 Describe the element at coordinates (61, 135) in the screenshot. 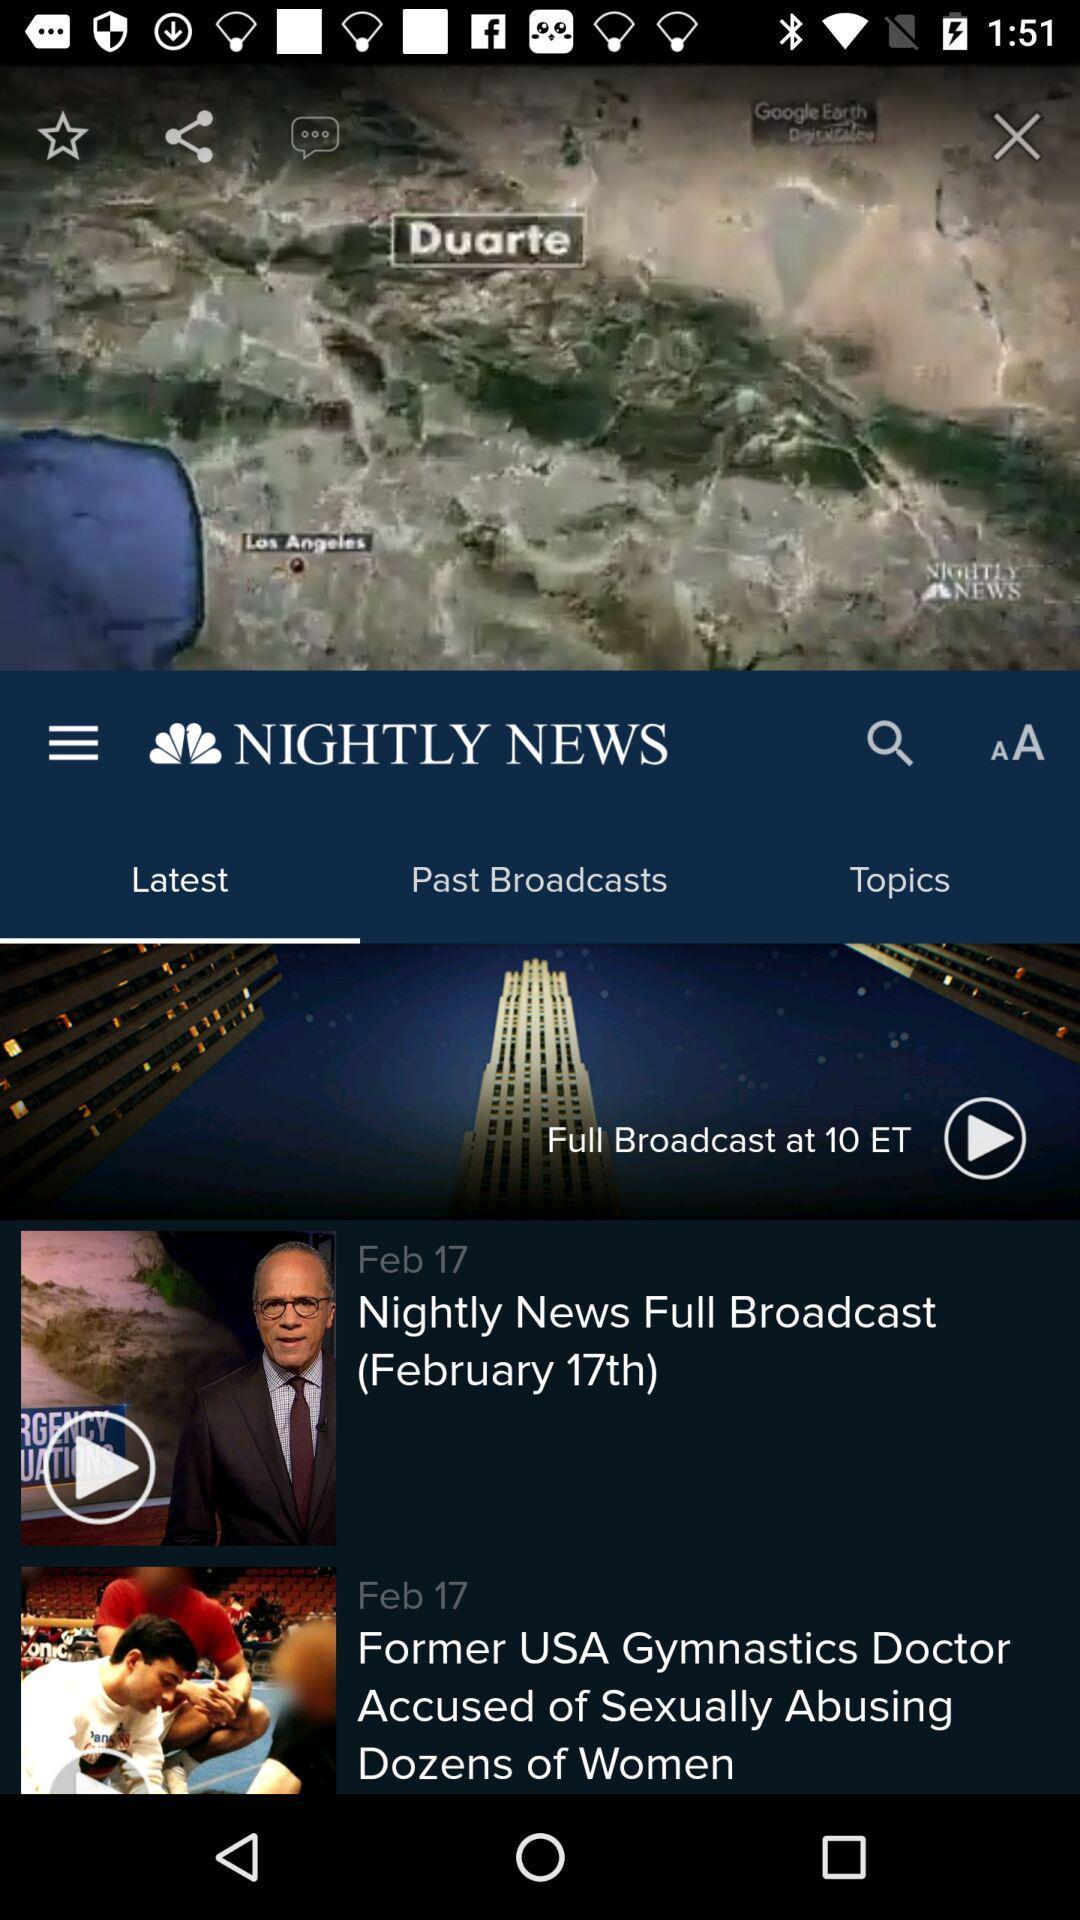

I see `the star icon` at that location.